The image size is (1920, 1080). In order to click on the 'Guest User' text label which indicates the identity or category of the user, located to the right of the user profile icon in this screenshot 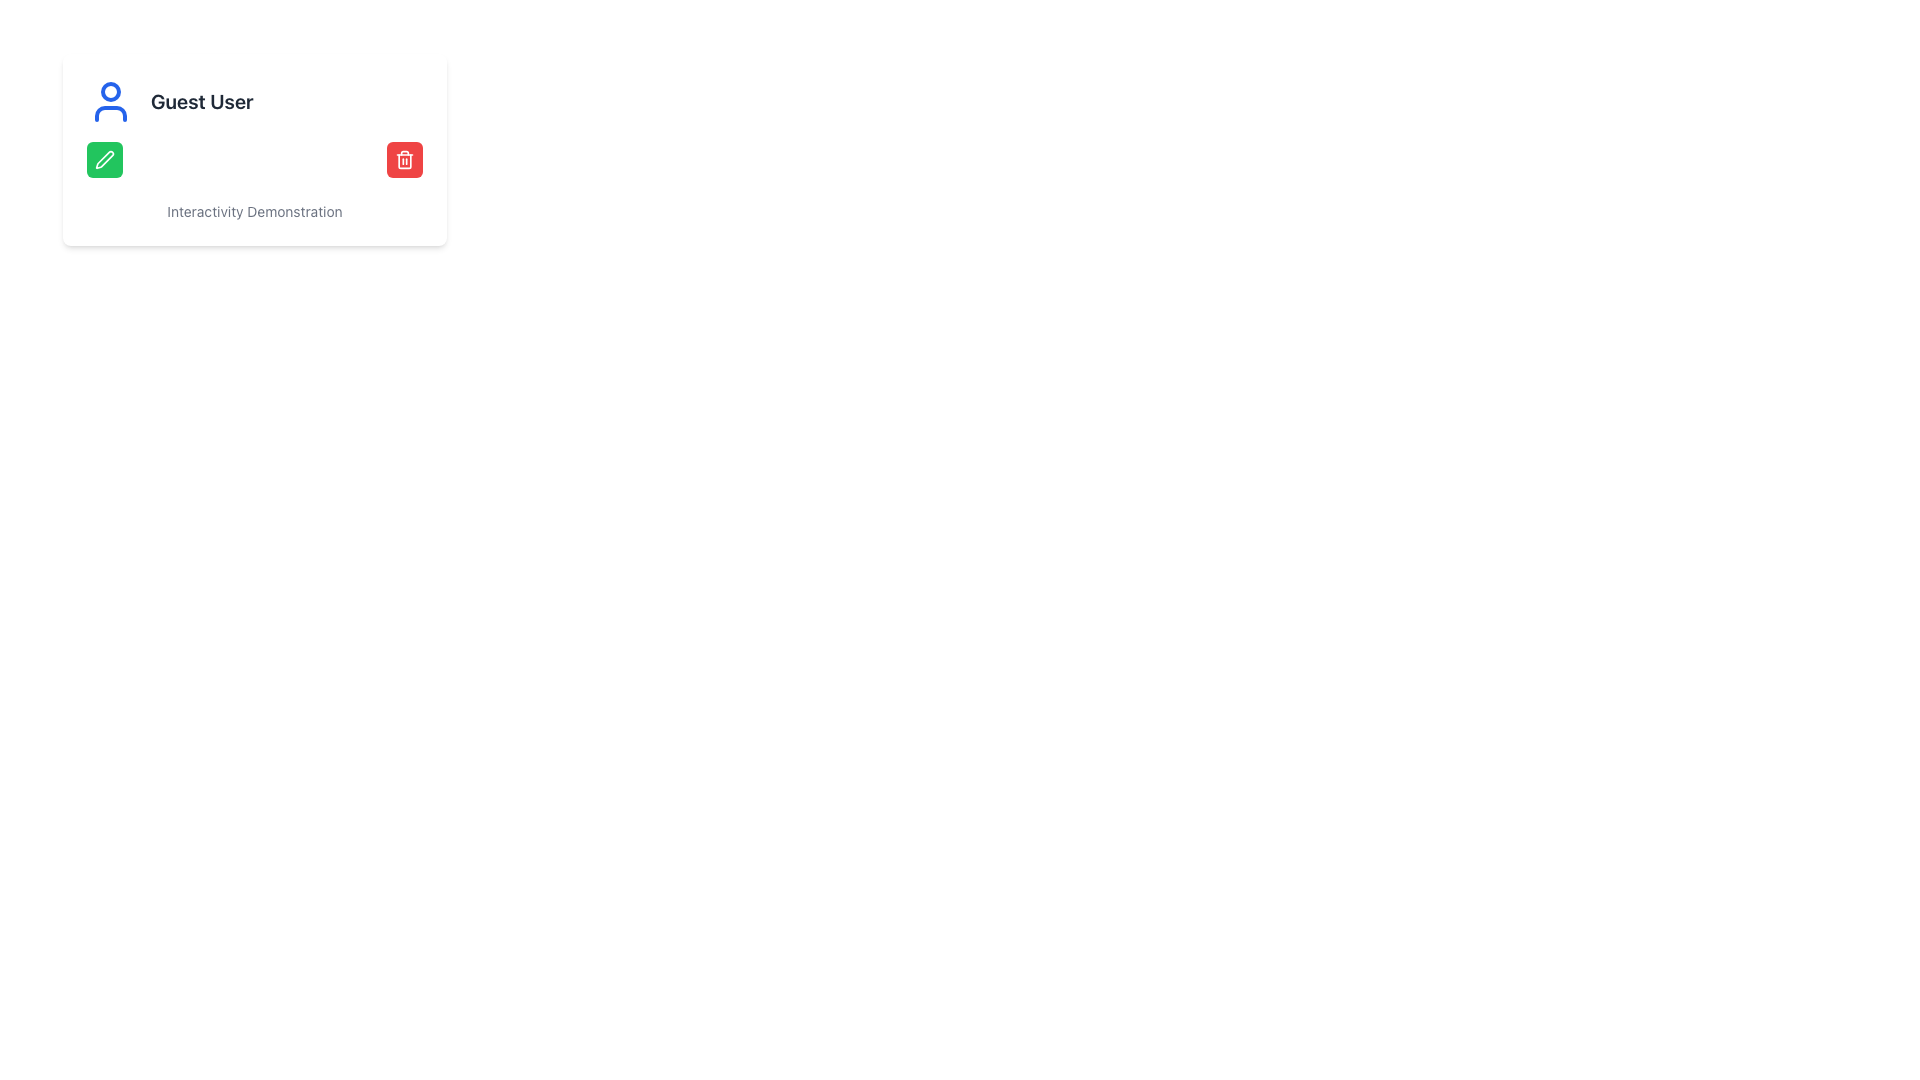, I will do `click(202, 101)`.